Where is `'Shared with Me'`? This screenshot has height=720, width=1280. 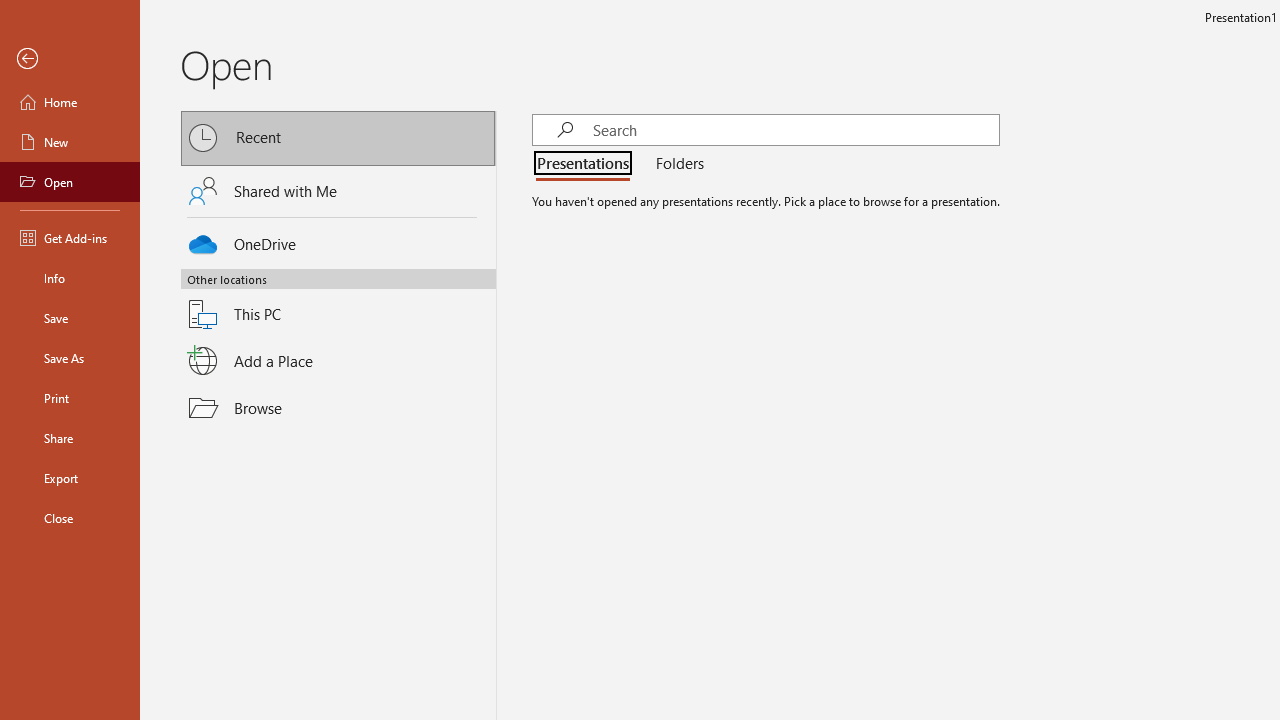
'Shared with Me' is located at coordinates (338, 191).